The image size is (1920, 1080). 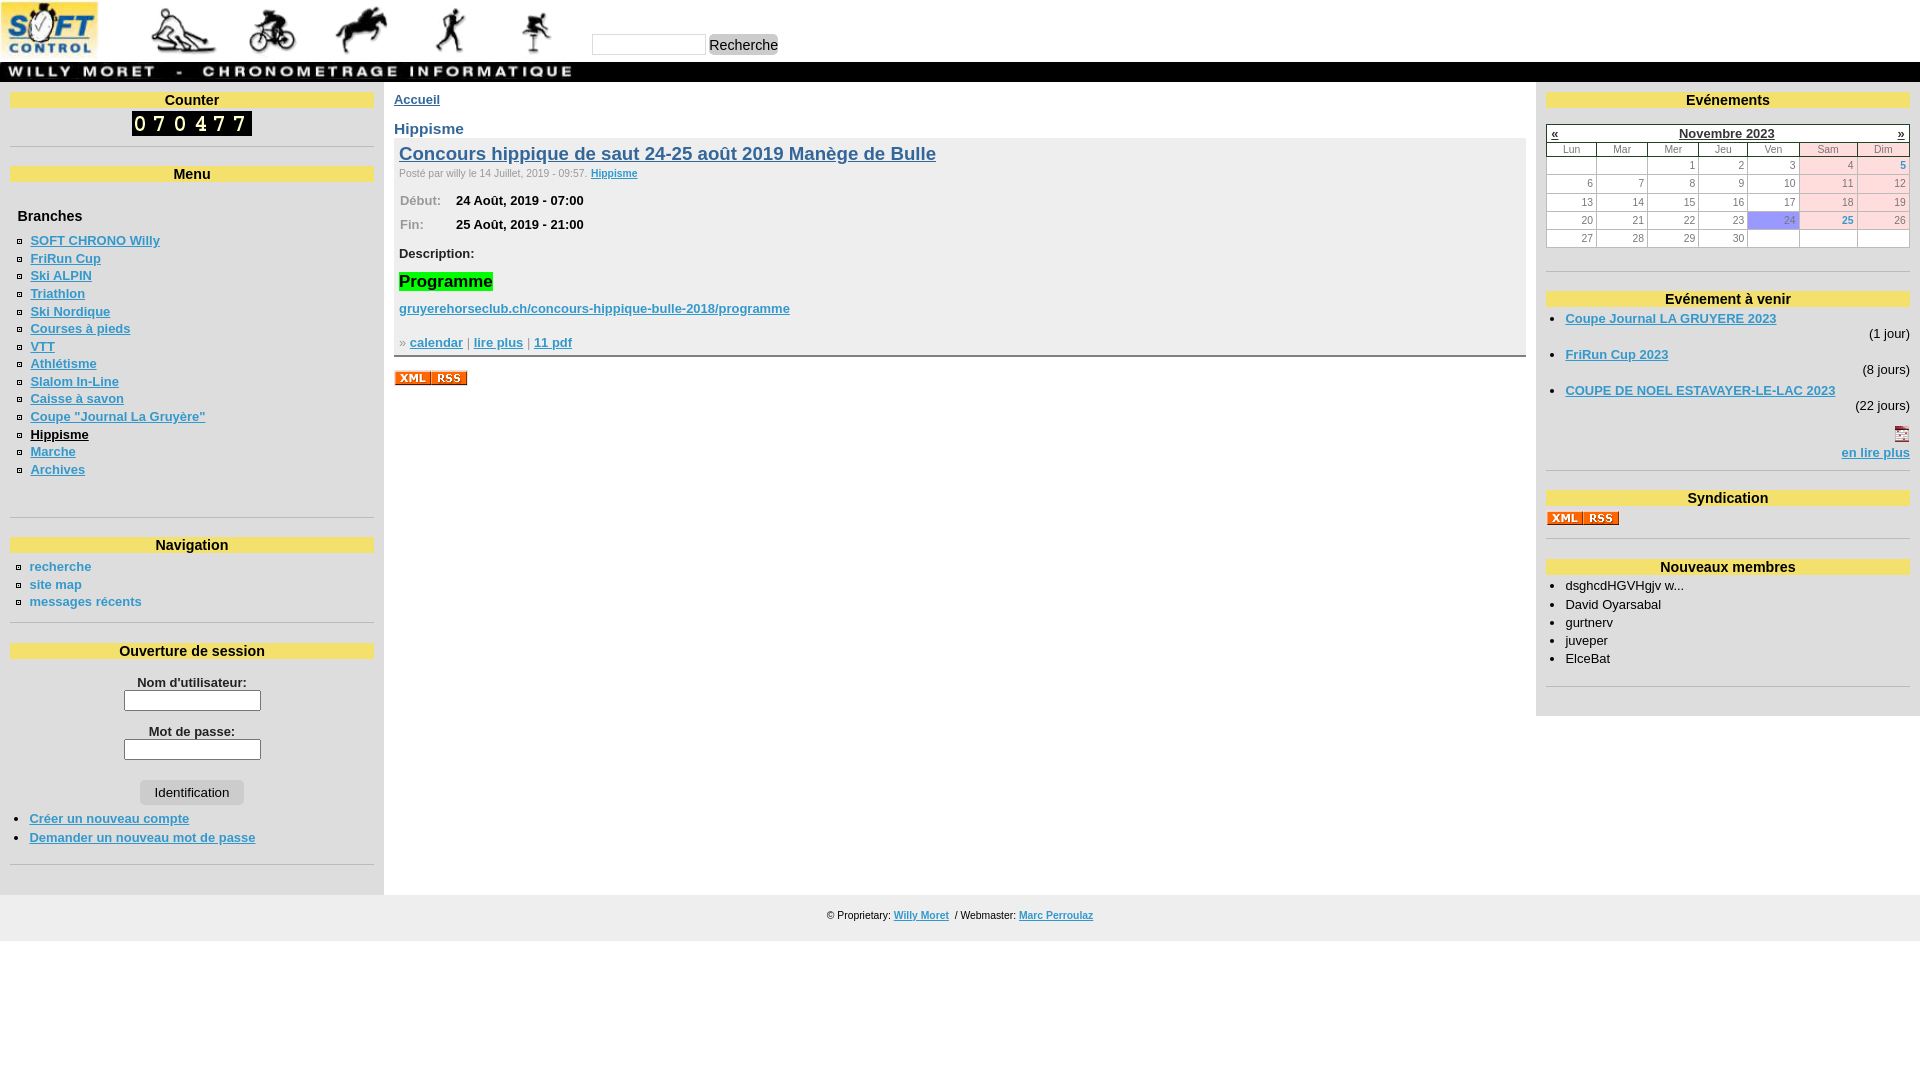 What do you see at coordinates (709, 44) in the screenshot?
I see `'Recherche'` at bounding box center [709, 44].